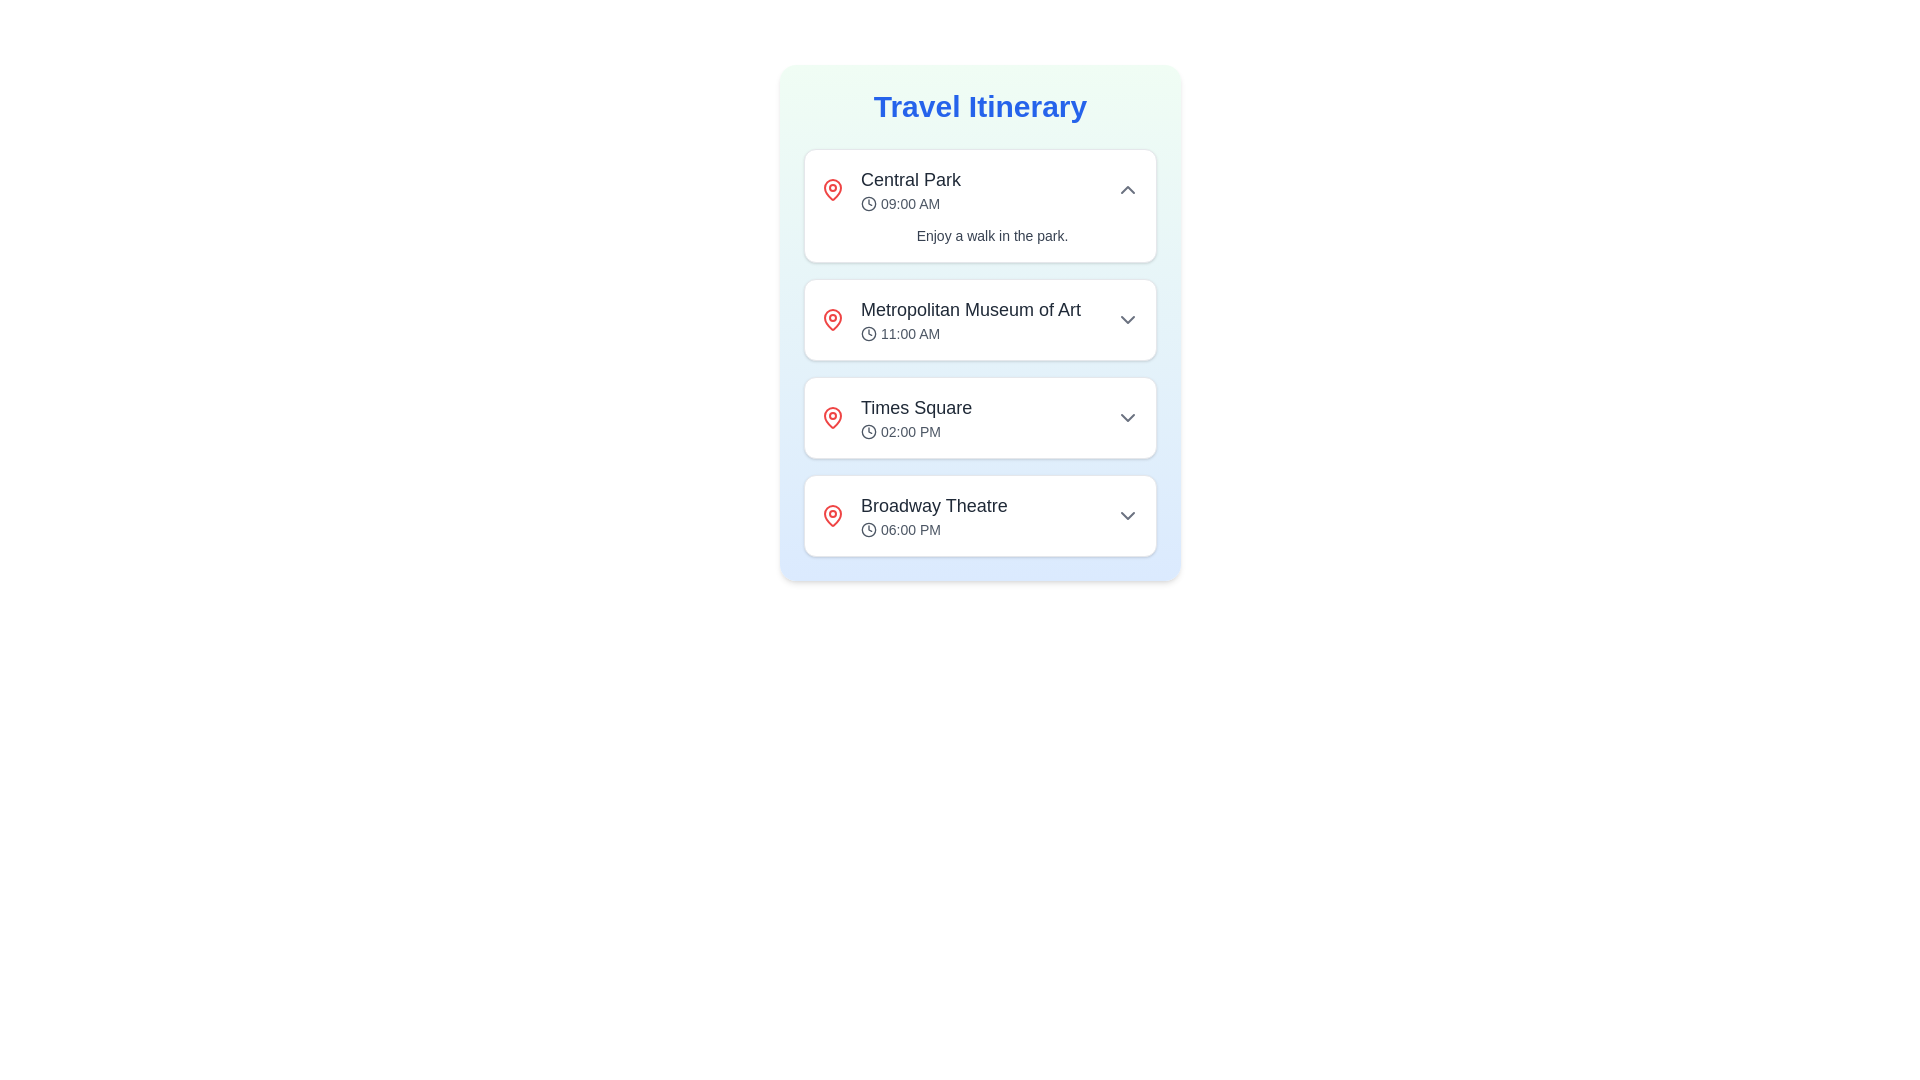 This screenshot has width=1920, height=1080. I want to click on the red map pin icon located in the fourth item of the 'Travel Itinerary' section, adjacent to the text 'Broadway Theatre', so click(833, 515).